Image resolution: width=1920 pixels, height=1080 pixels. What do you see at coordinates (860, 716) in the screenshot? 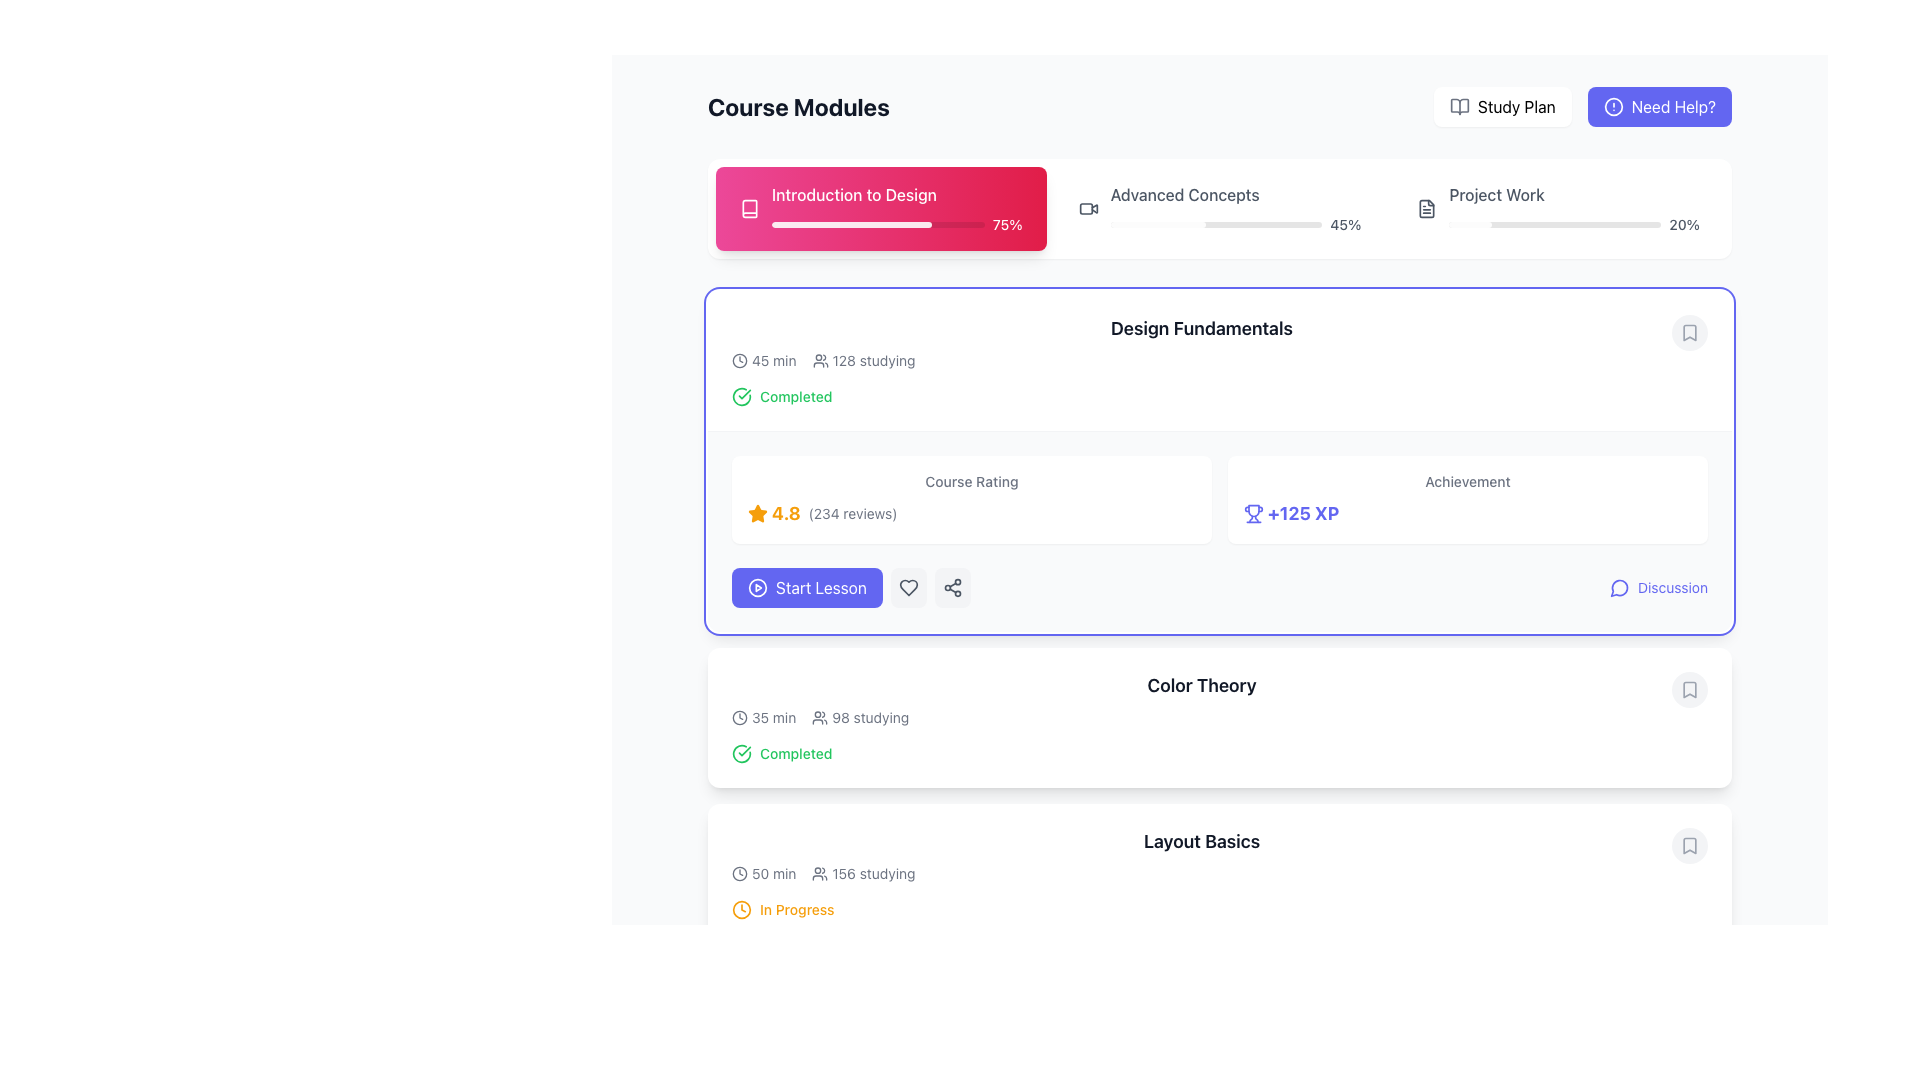
I see `the text element displaying '98 studying' next to the user icon, which is part of the 'Color Theory' course module and located in the completion information row` at bounding box center [860, 716].